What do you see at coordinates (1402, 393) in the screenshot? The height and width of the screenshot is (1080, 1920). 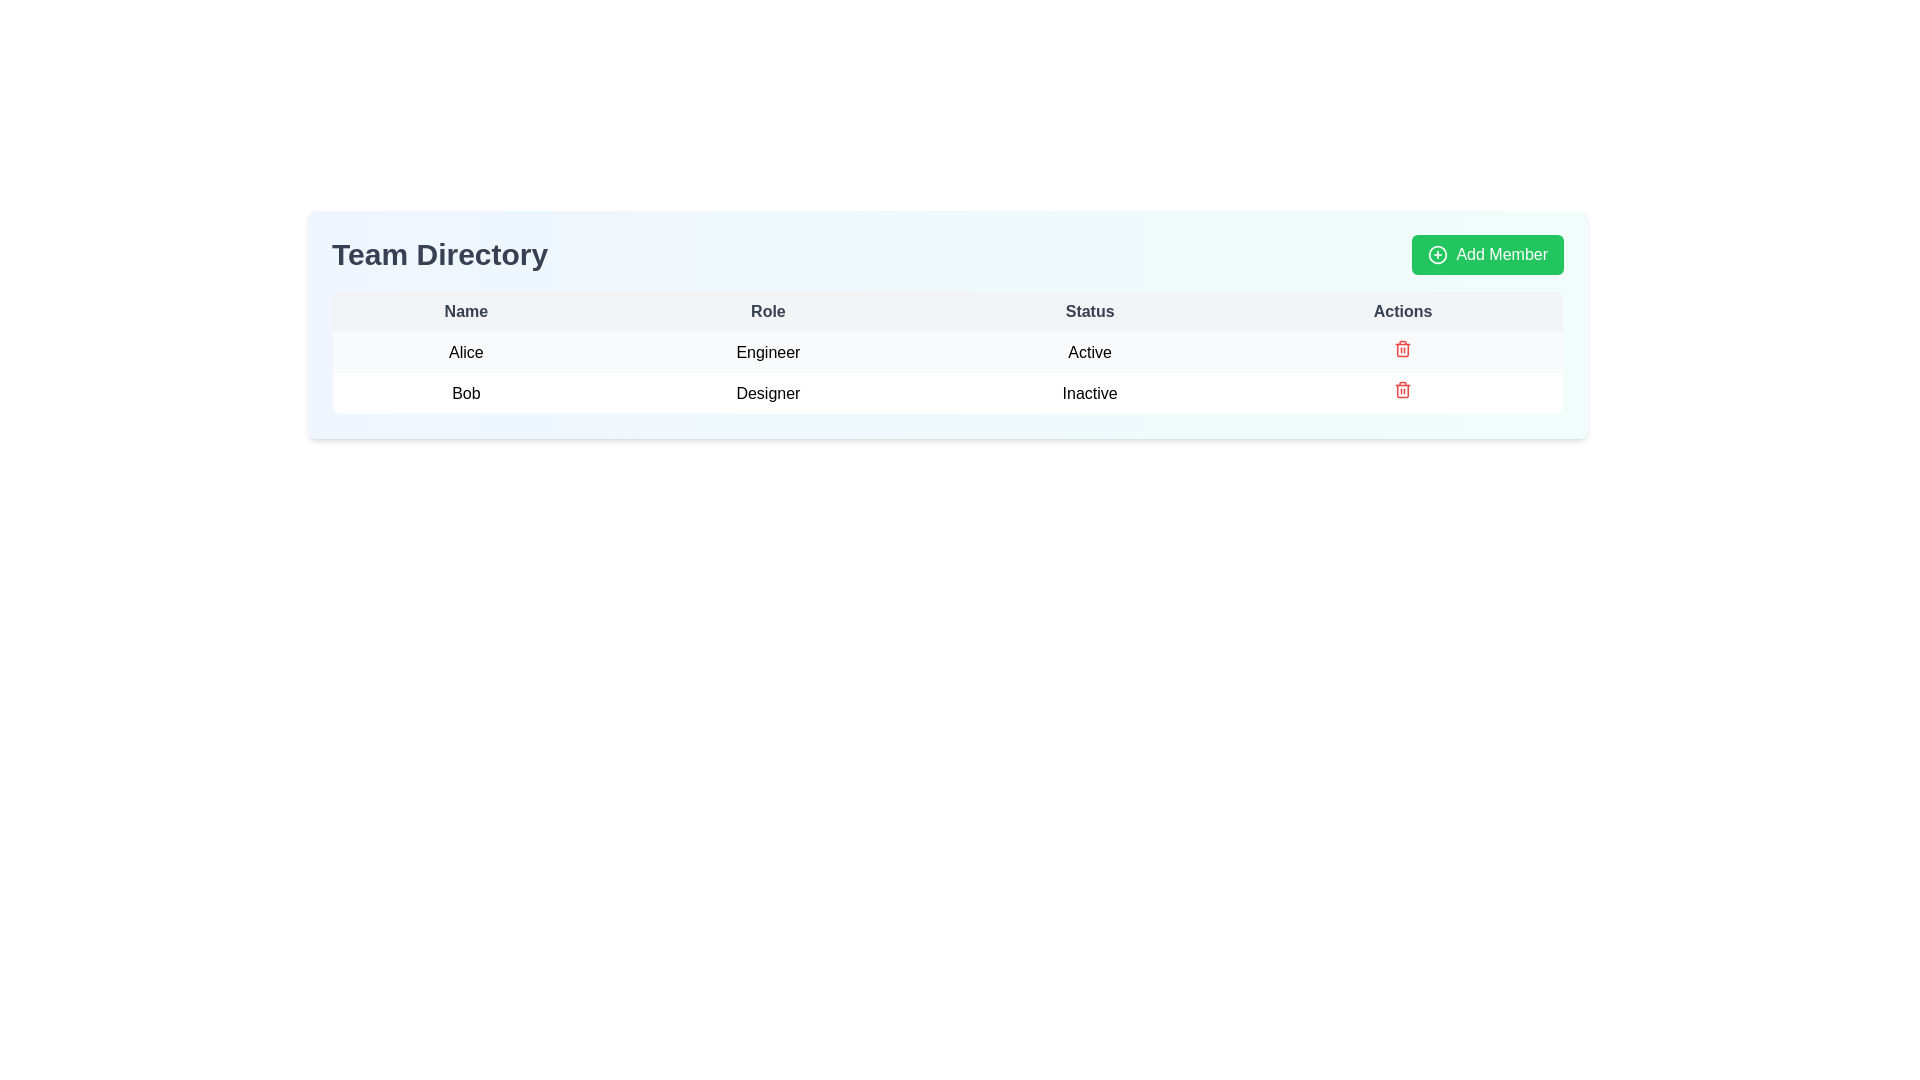 I see `the delete icon button located at the far right of the row containing 'Bob' and 'Inactive' in the table under the 'Actions' column` at bounding box center [1402, 393].